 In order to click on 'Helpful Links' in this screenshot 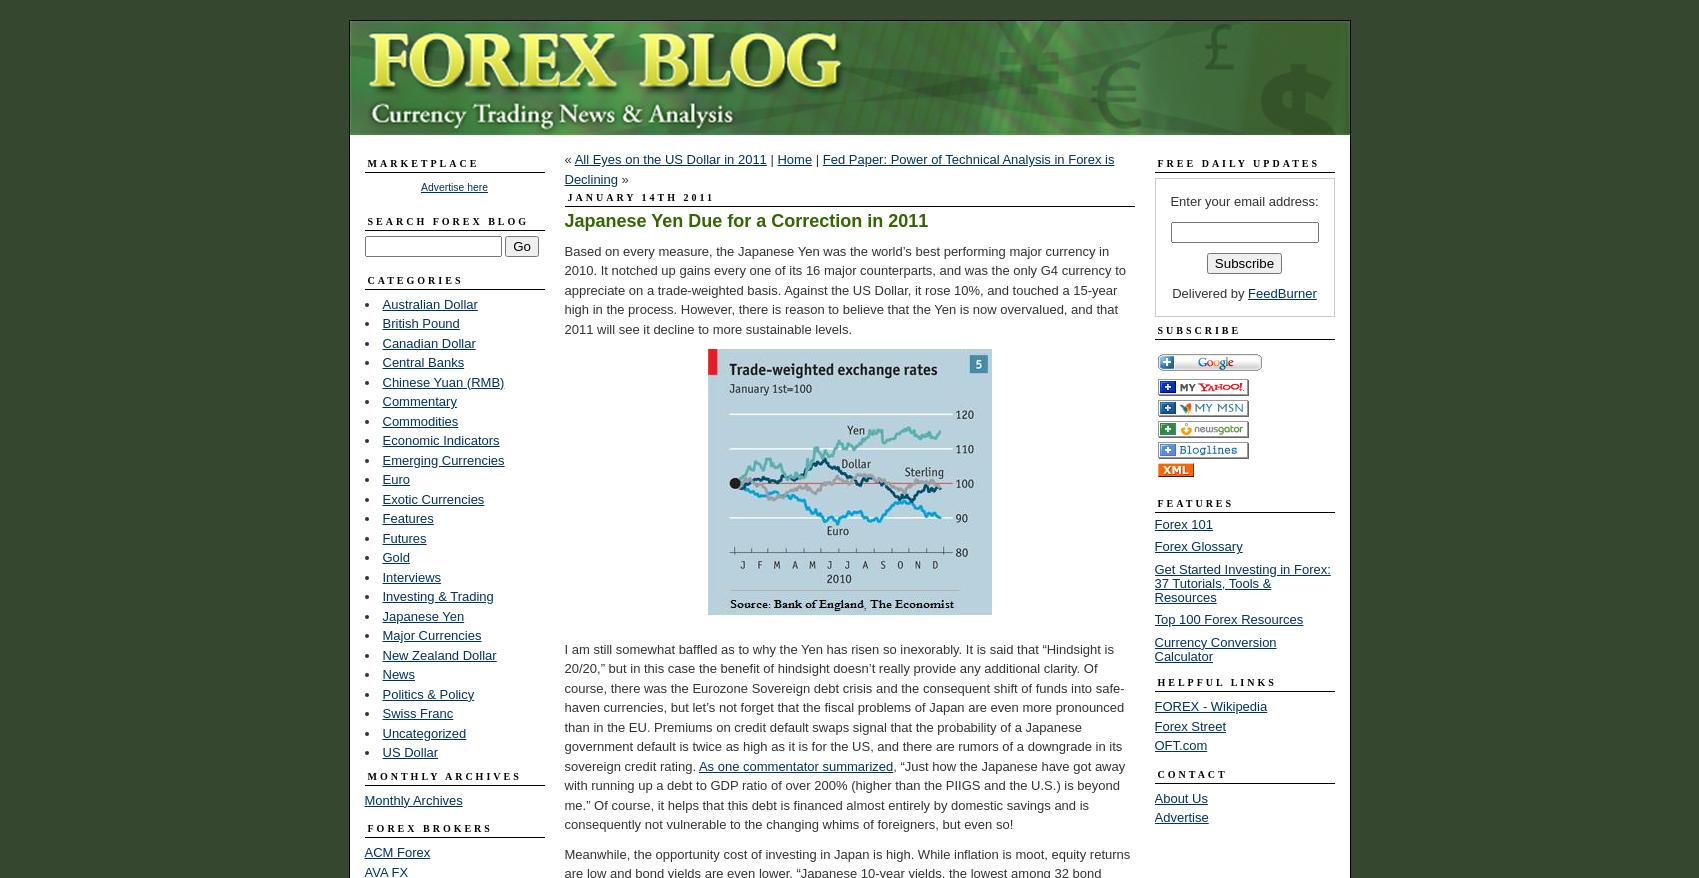, I will do `click(1216, 682)`.